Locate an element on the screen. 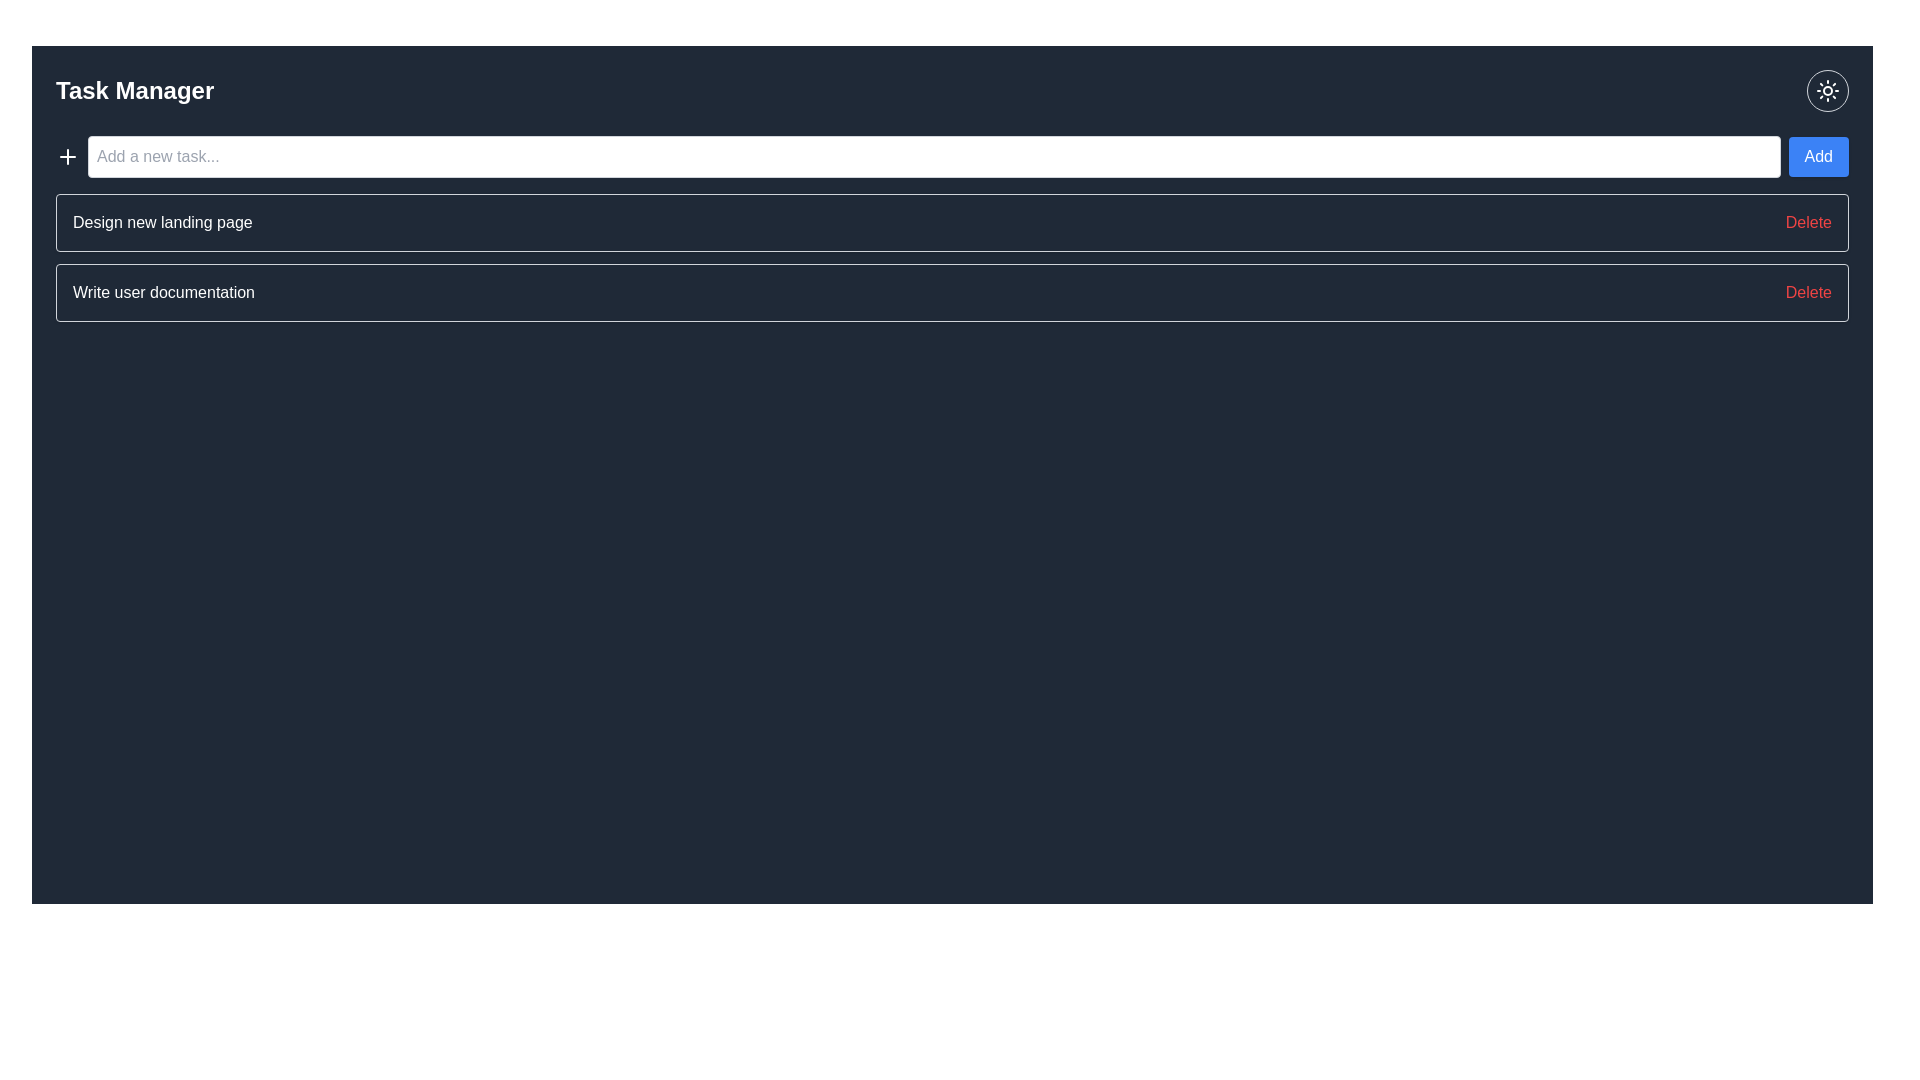  the bold, large title labeled 'Task Manager' located at the top-left corner of the application interface is located at coordinates (134, 91).